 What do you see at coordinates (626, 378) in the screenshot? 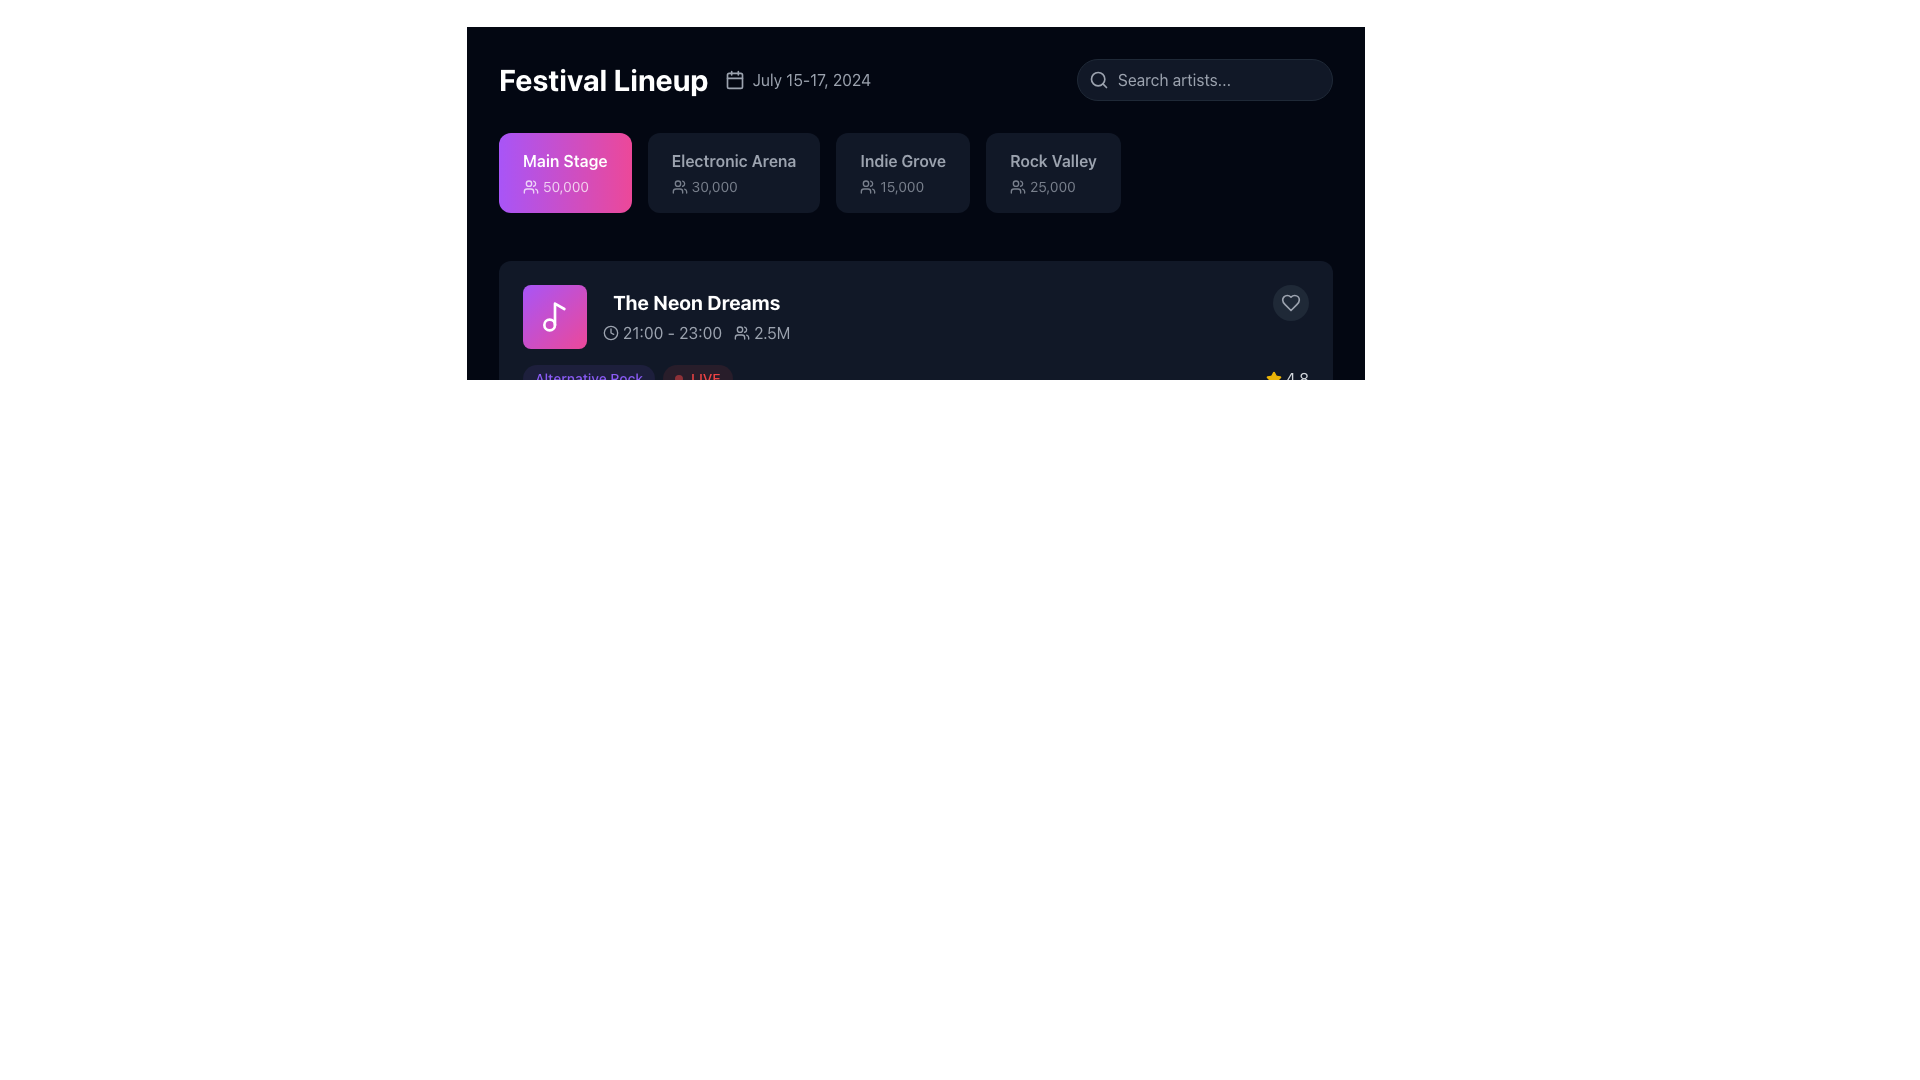
I see `the compound UI element displaying 'Alternative Rock' and 'LIVE'` at bounding box center [626, 378].